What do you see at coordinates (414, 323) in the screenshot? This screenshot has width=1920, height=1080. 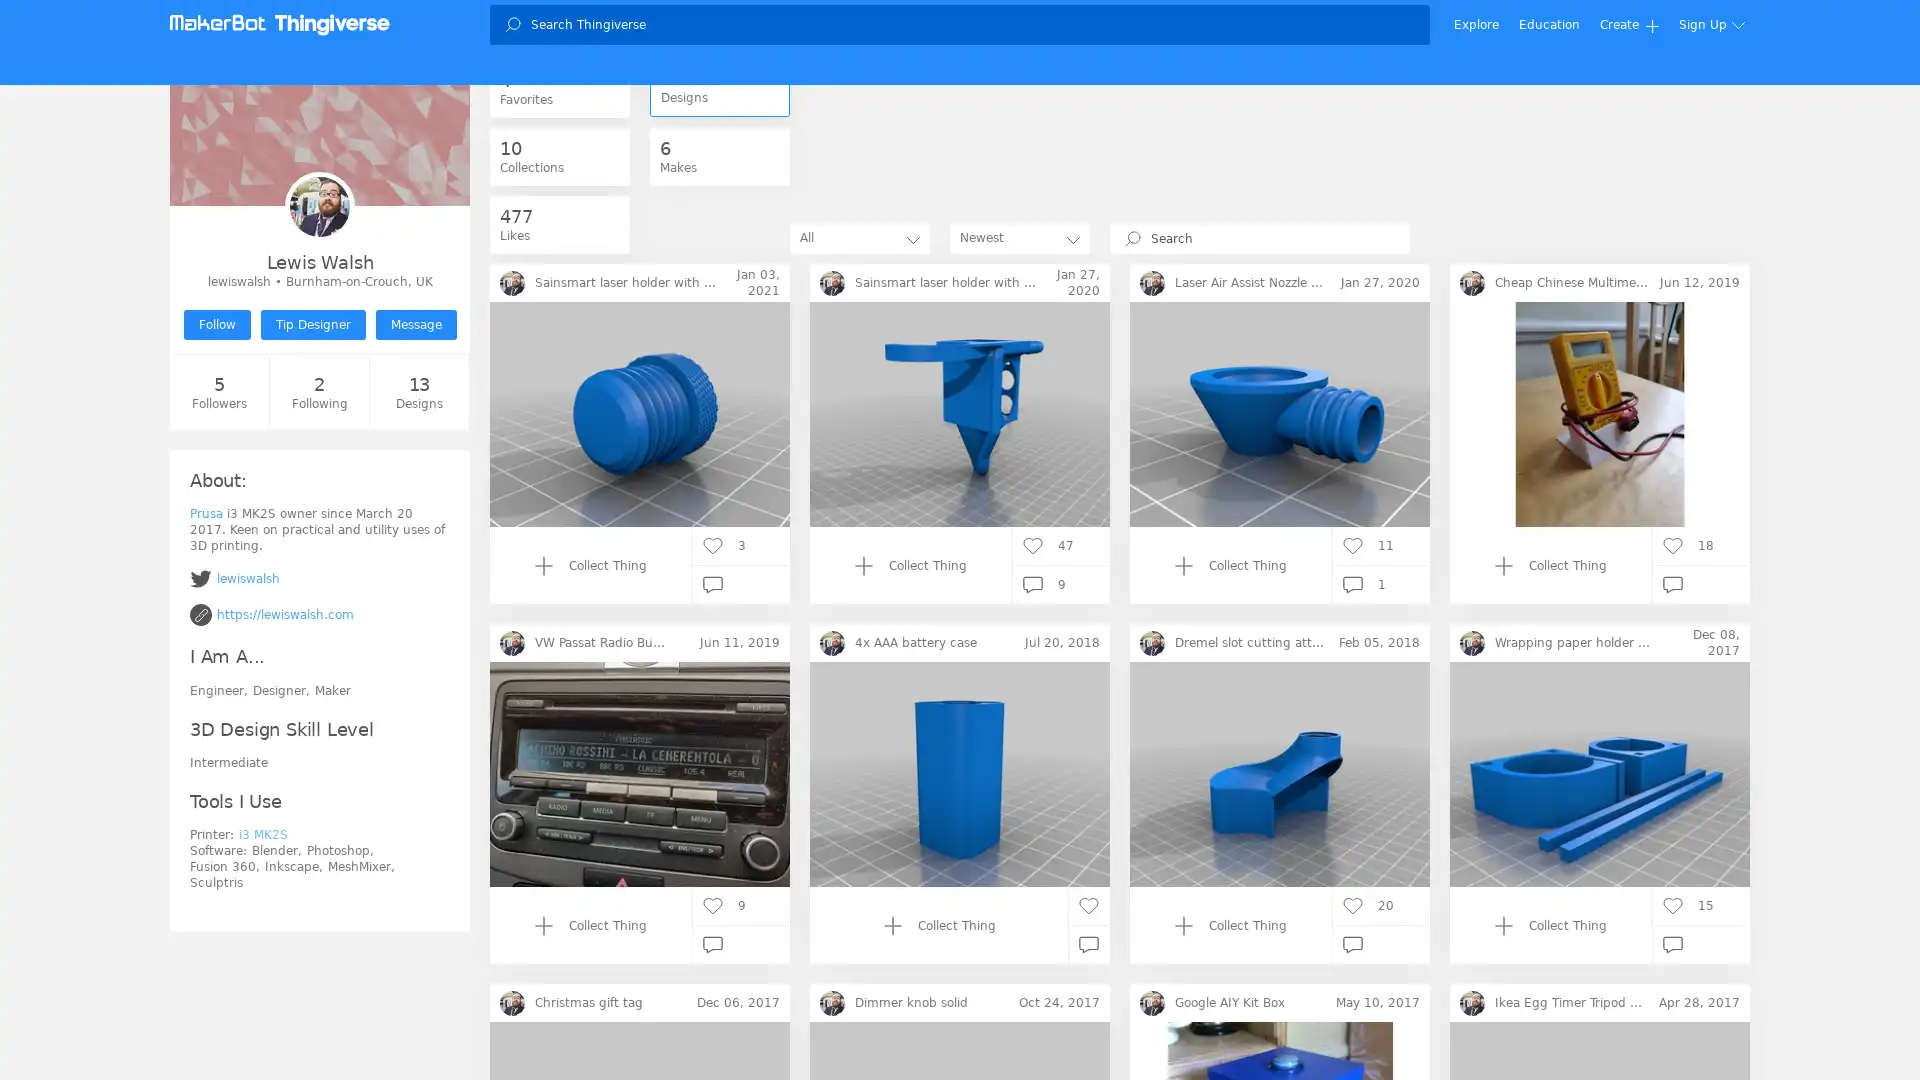 I see `Message` at bounding box center [414, 323].